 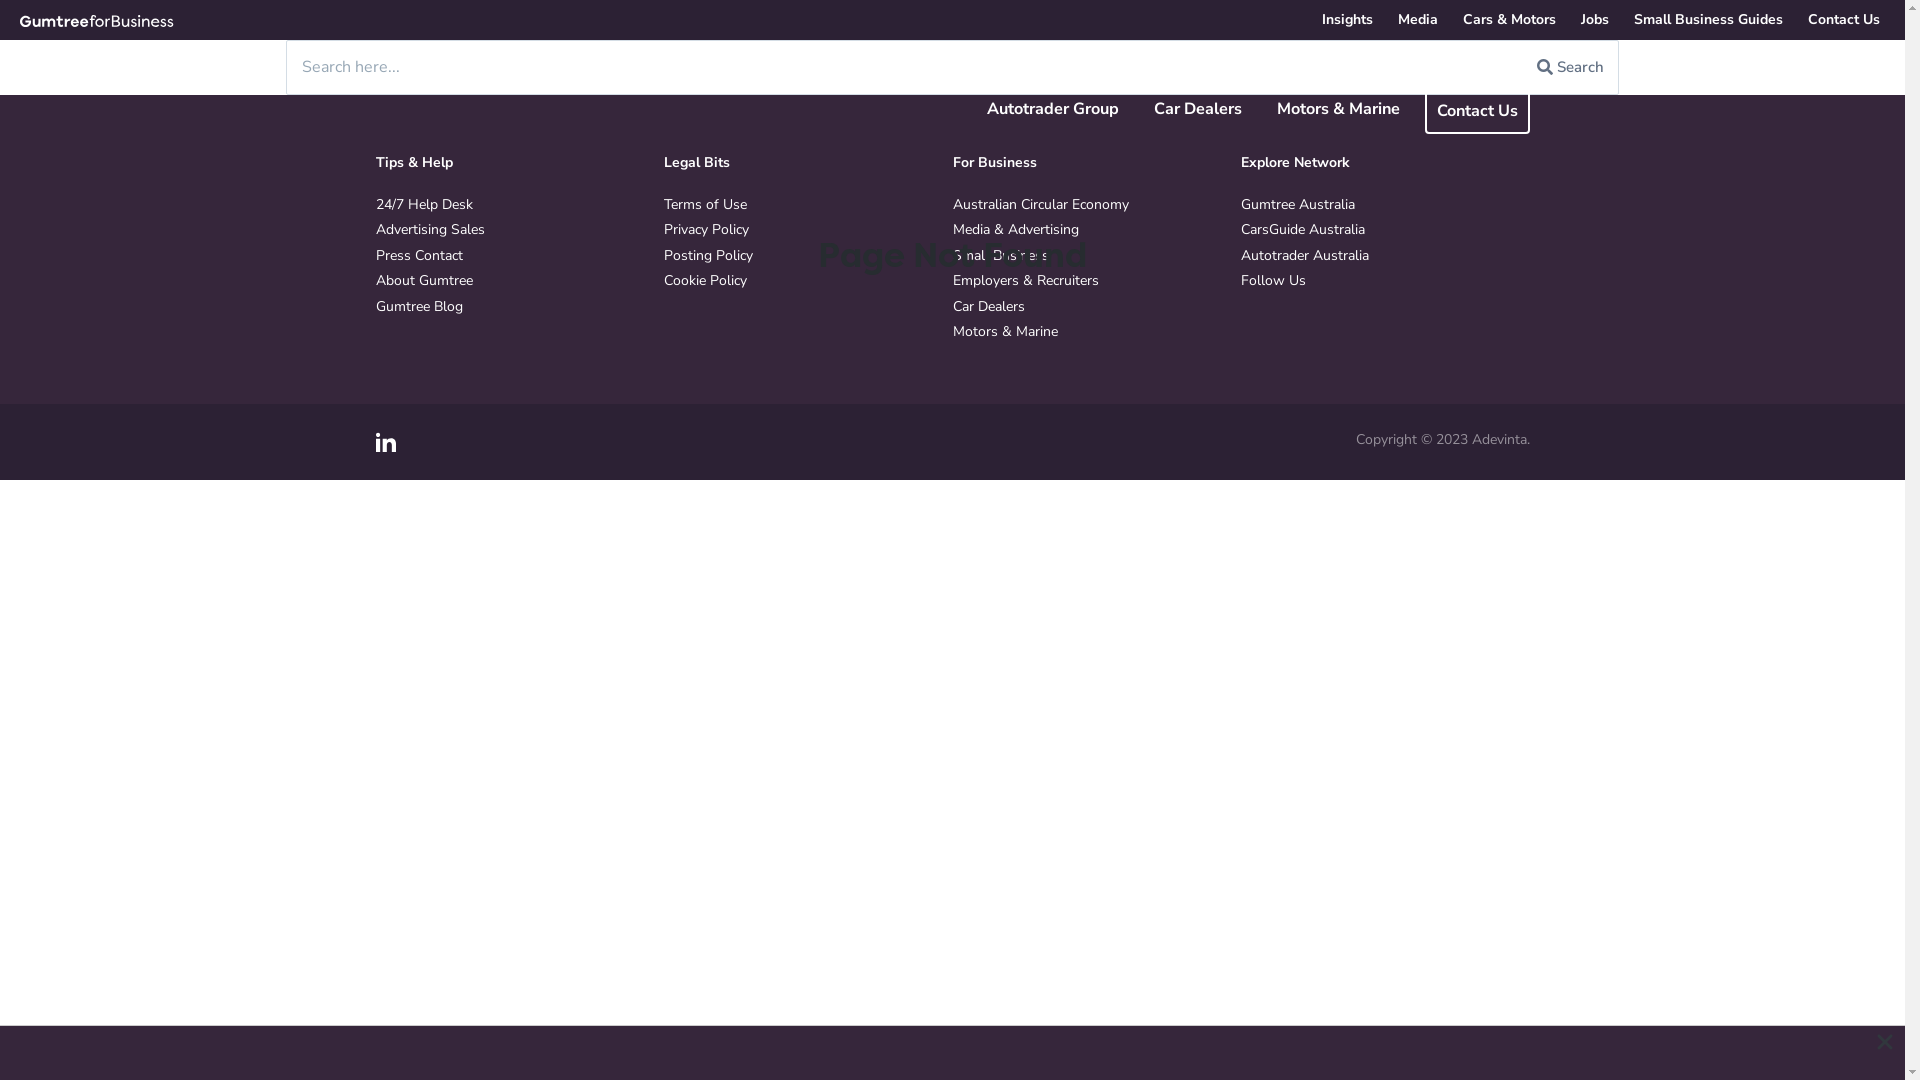 I want to click on 'LinkedIn', so click(x=385, y=441).